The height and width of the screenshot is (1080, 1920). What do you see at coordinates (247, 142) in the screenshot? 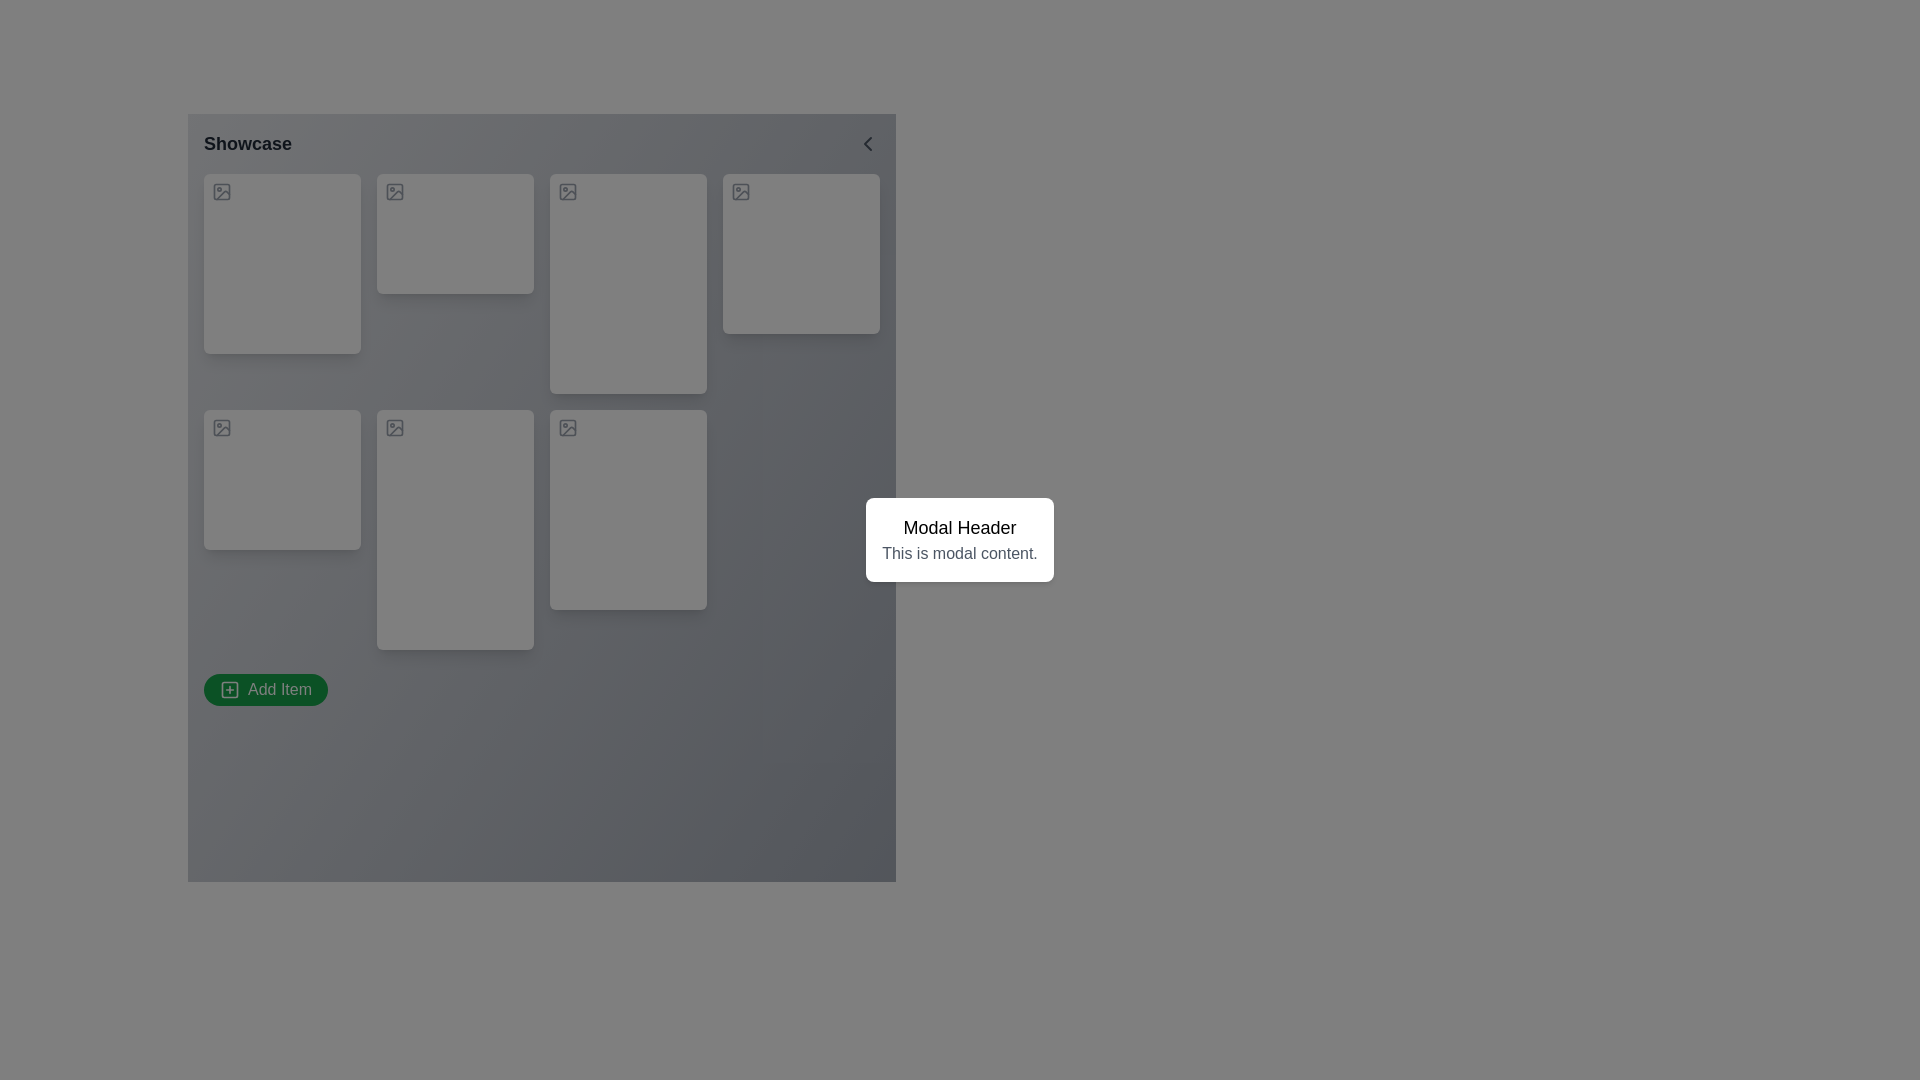
I see `the 'Showcase' text label, which serves as a title or heading in the interface, indicating the current context` at bounding box center [247, 142].